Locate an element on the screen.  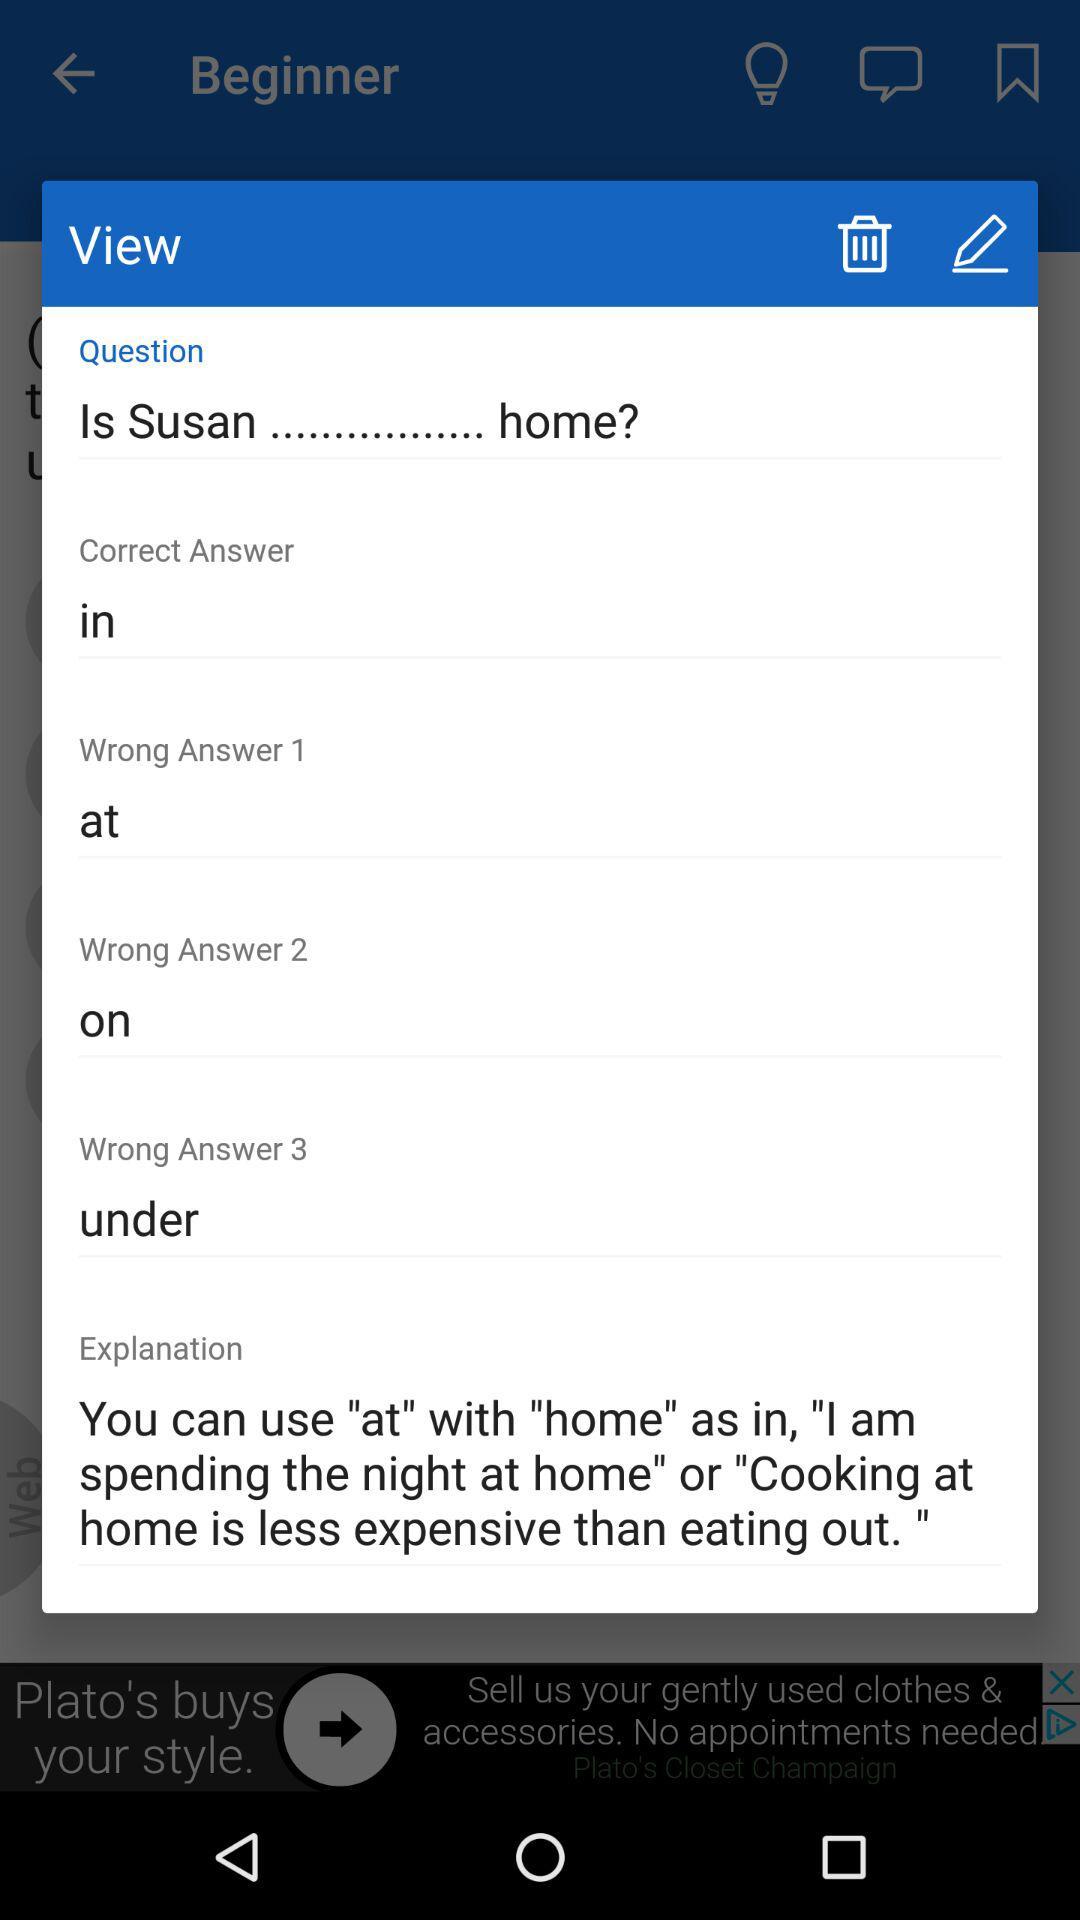
edit is located at coordinates (979, 242).